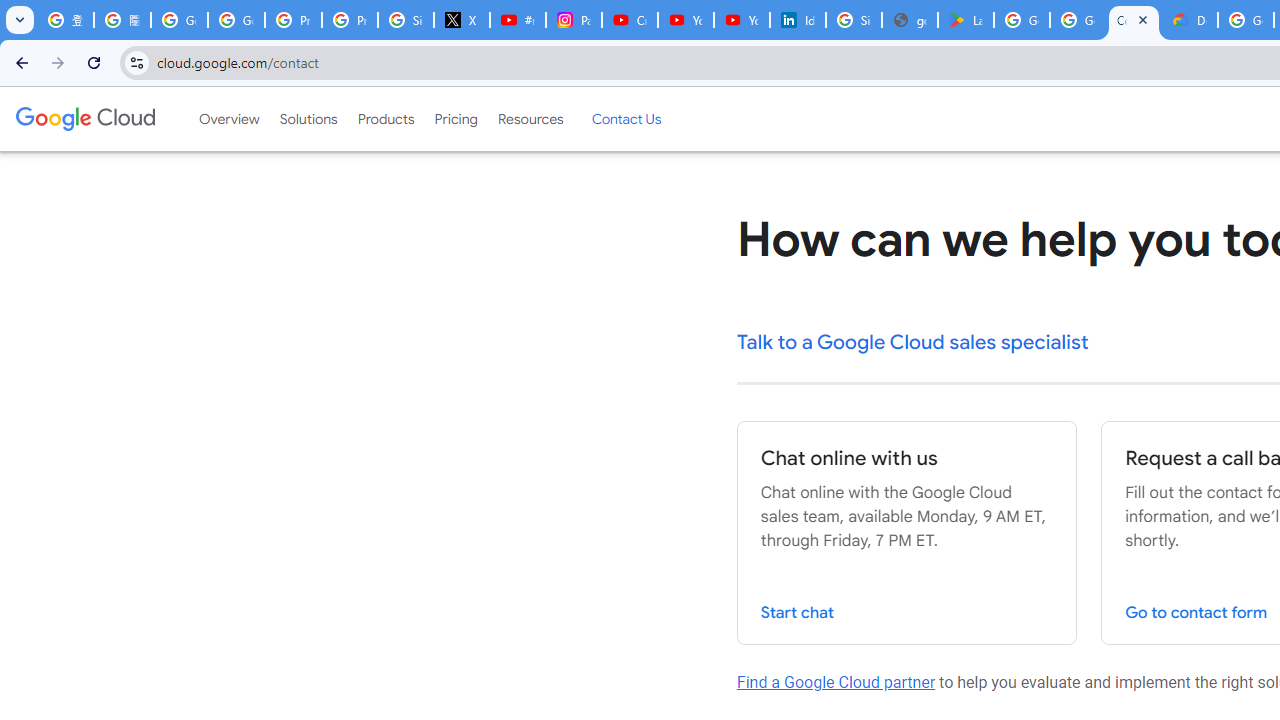  I want to click on 'YouTube Culture & Trends - YouTube Top 10, 2021', so click(741, 20).